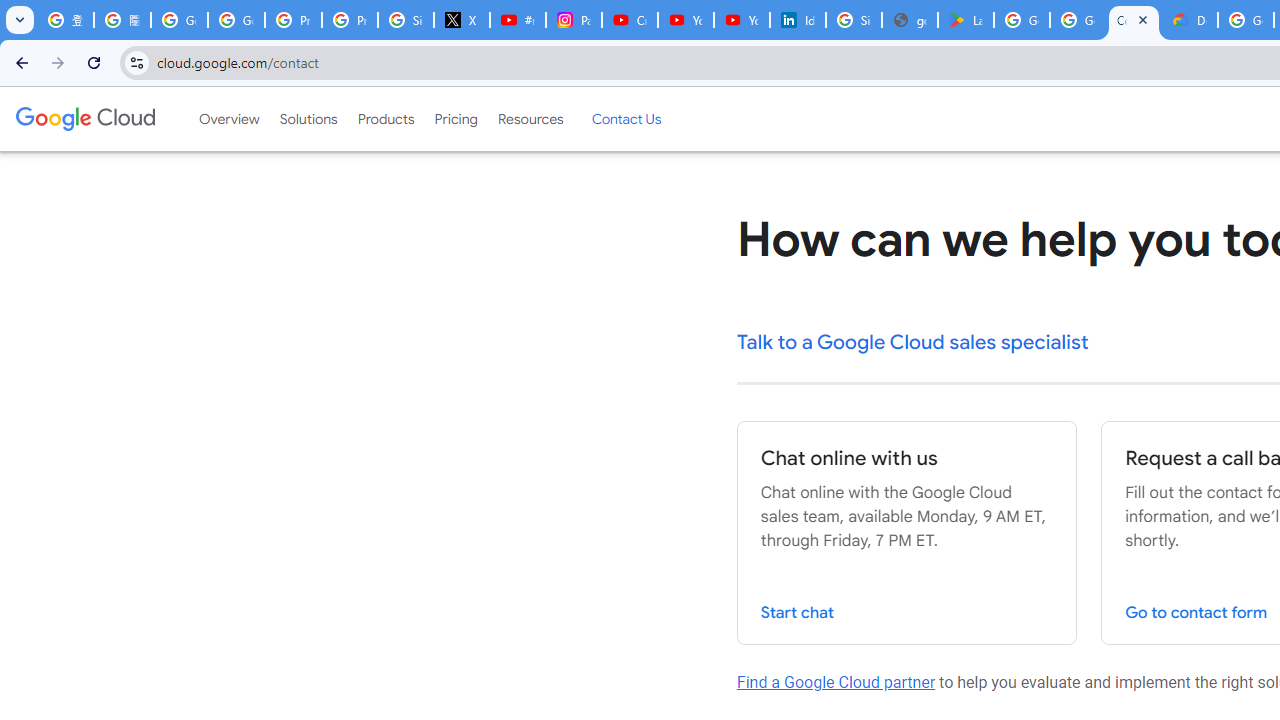  I want to click on 'YouTube Culture & Trends - YouTube Top 10, 2021', so click(741, 20).